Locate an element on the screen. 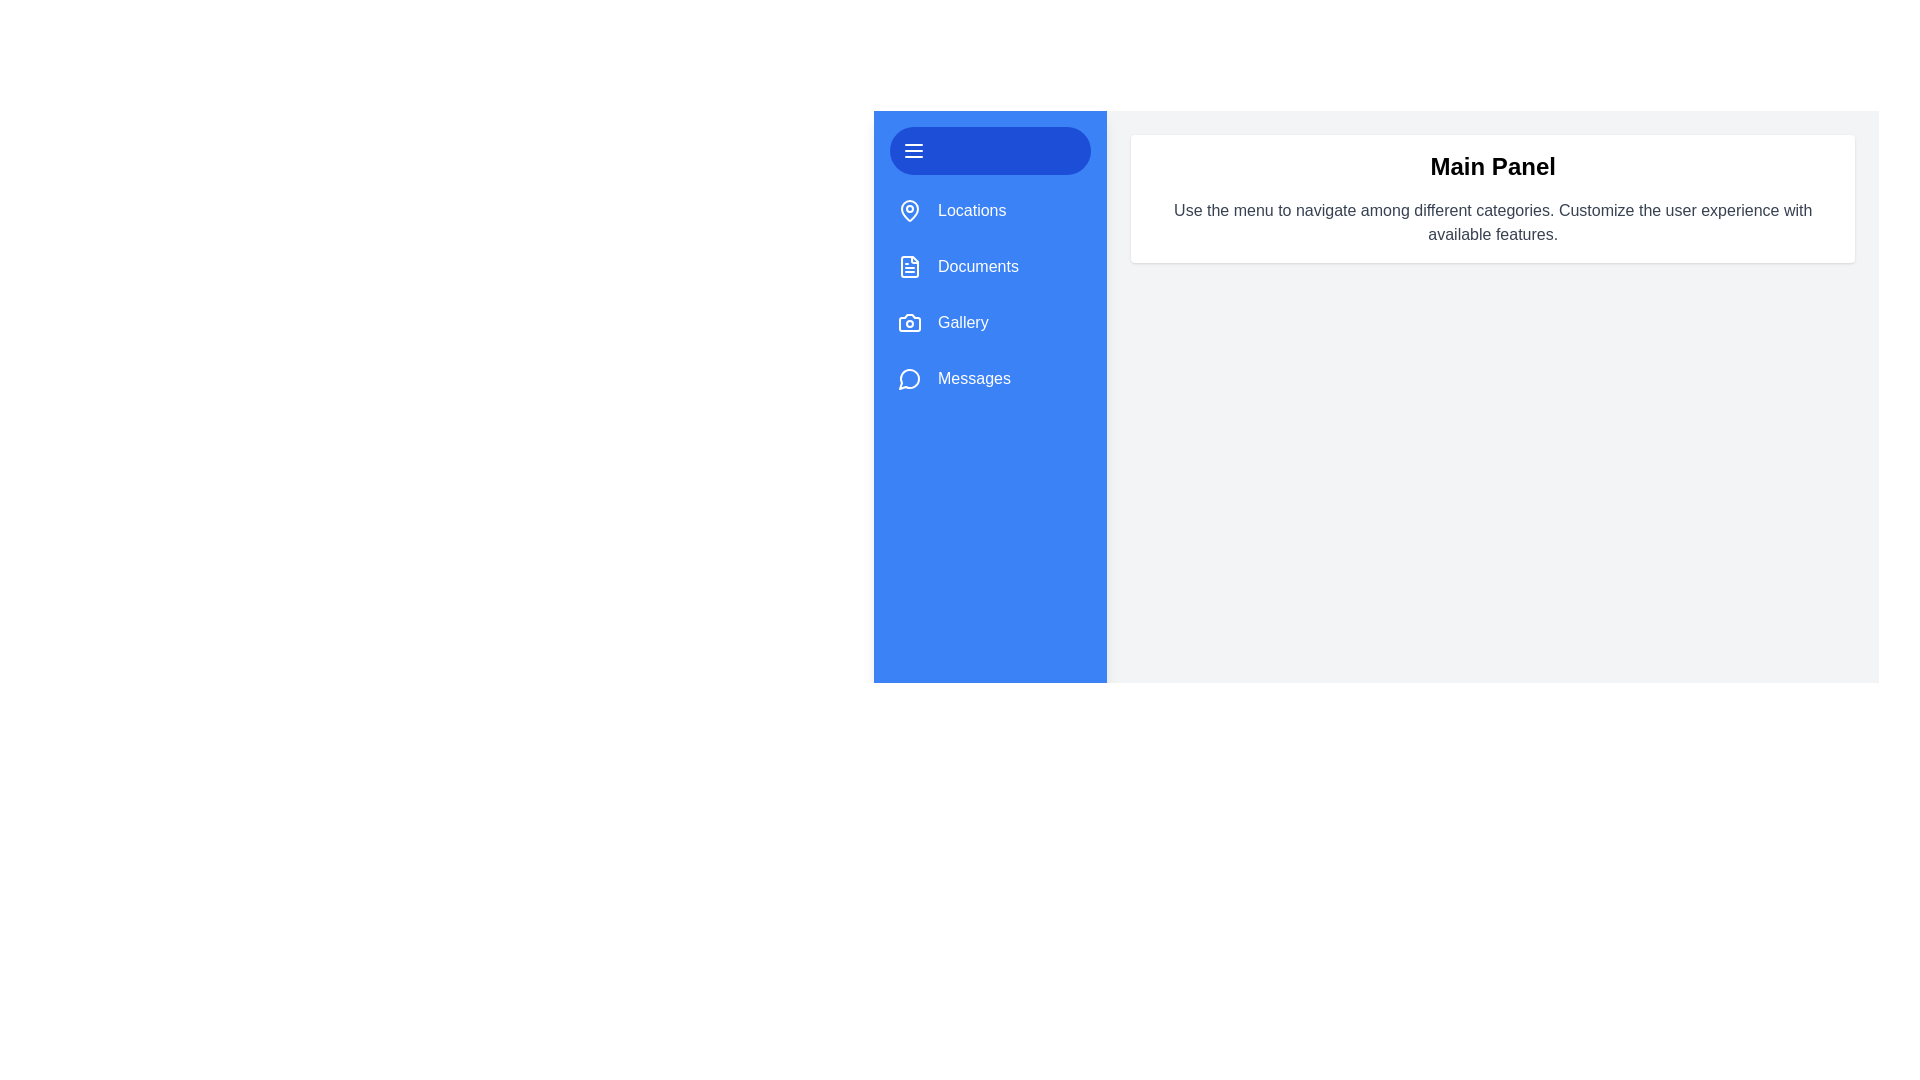  the category Gallery to observe its hover effect is located at coordinates (989, 322).